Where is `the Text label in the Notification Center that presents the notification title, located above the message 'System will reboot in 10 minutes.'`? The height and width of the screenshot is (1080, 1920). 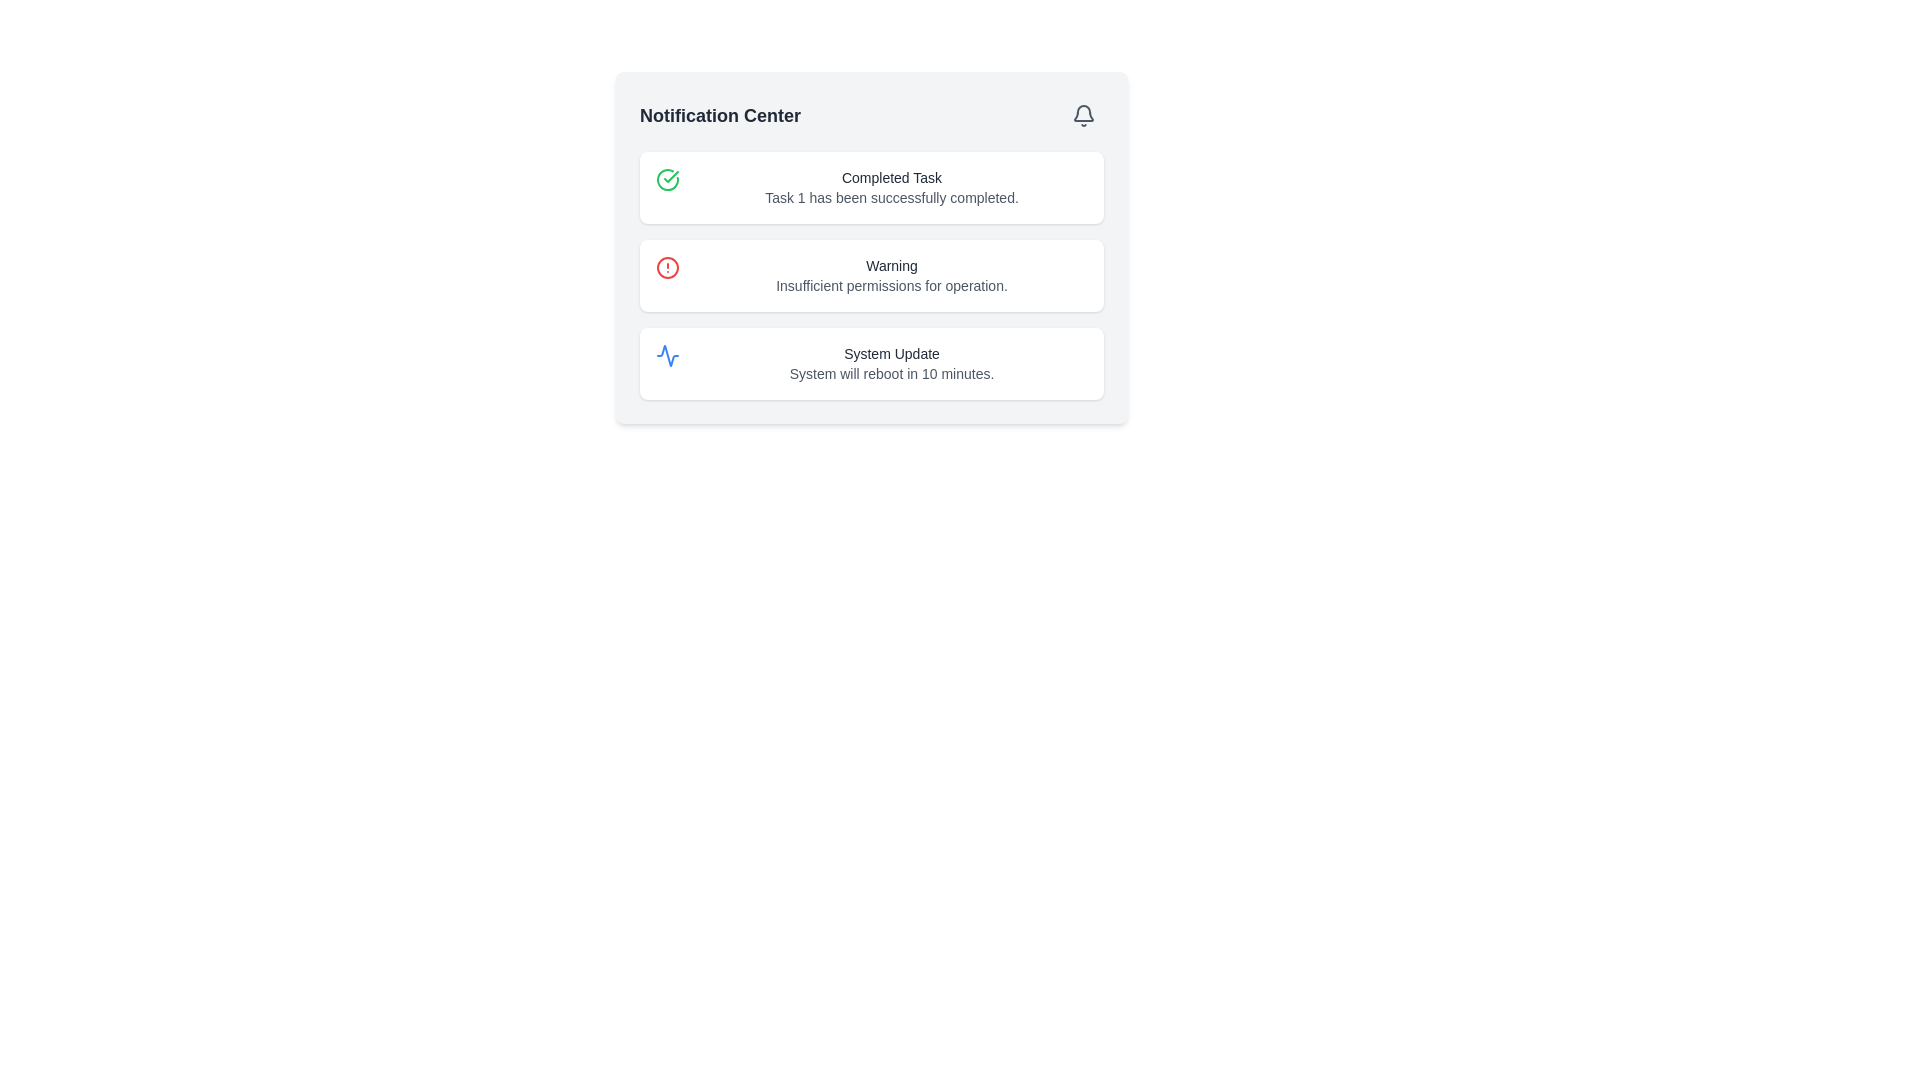 the Text label in the Notification Center that presents the notification title, located above the message 'System will reboot in 10 minutes.' is located at coordinates (891, 353).